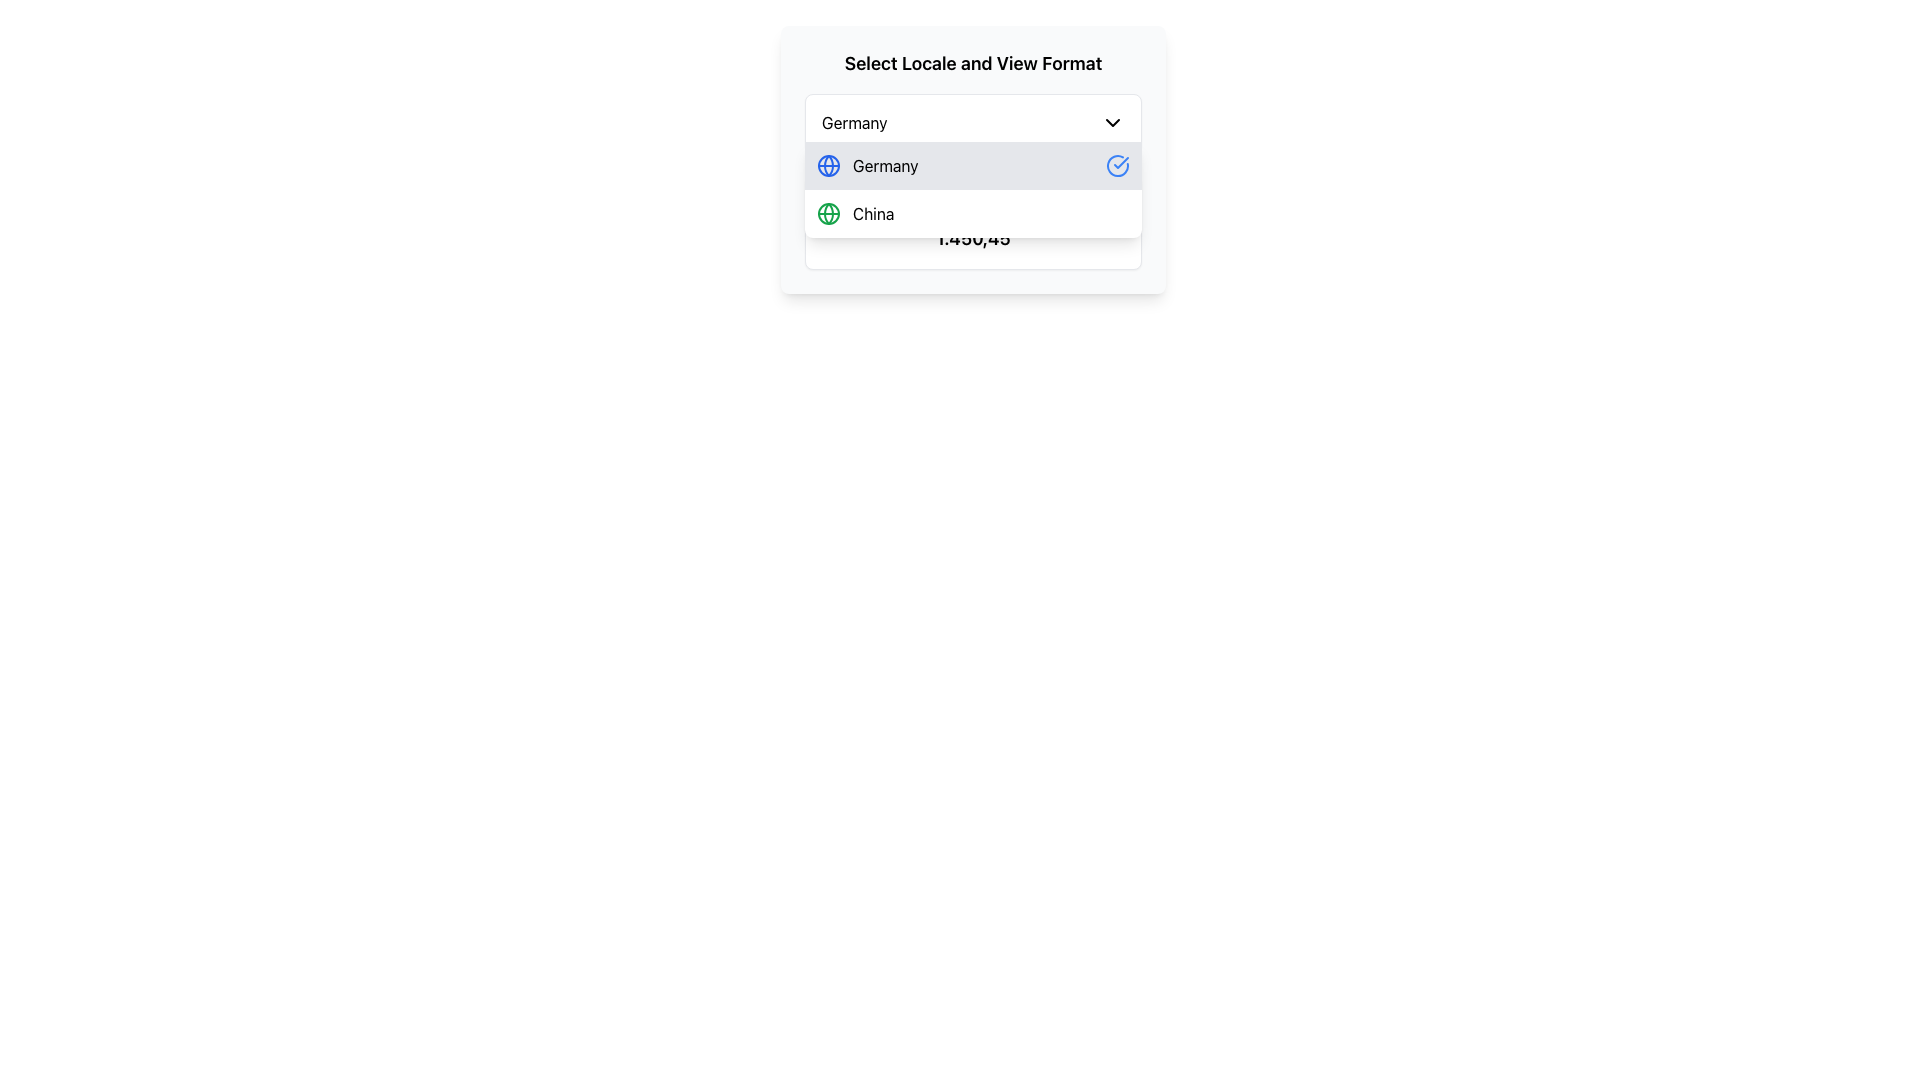 The image size is (1920, 1080). I want to click on the second selectable list item in the dropdown menu, so click(973, 213).